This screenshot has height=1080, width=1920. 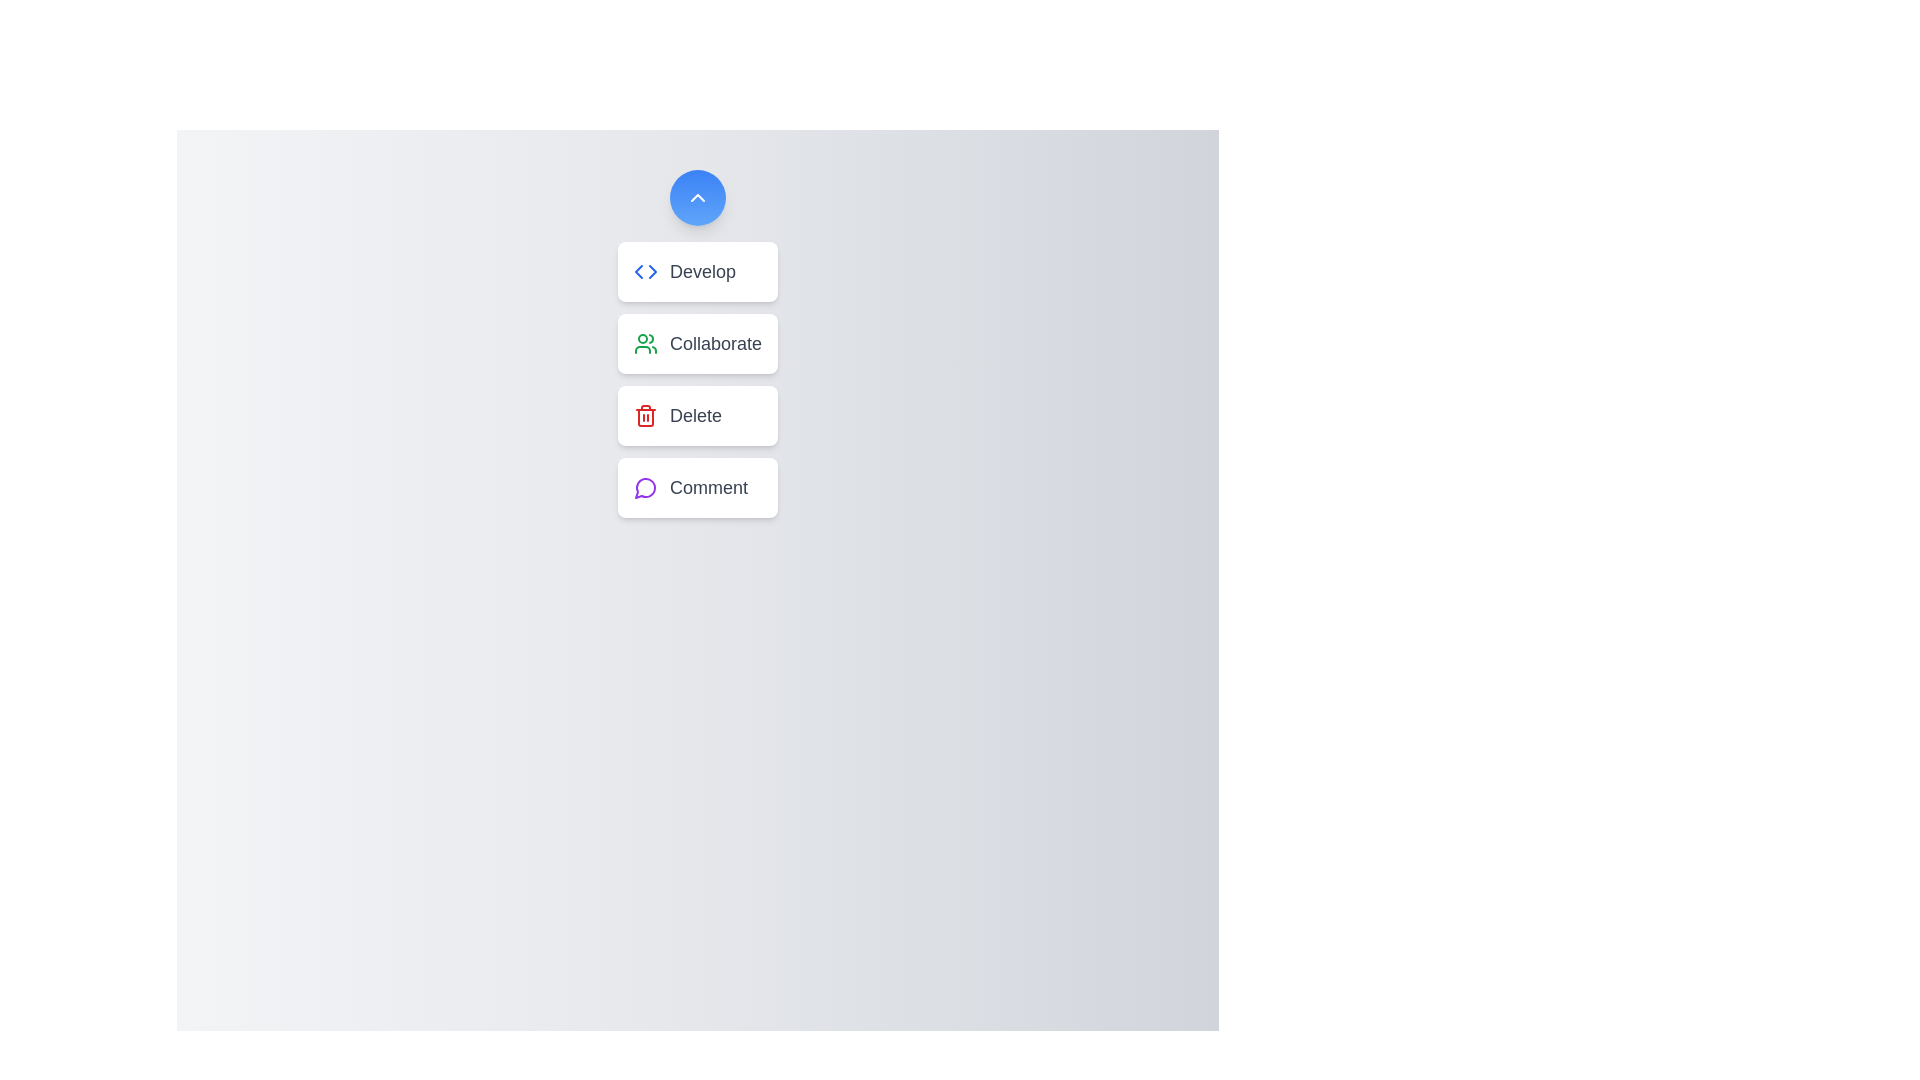 I want to click on the button labeled Collaborate, so click(x=697, y=342).